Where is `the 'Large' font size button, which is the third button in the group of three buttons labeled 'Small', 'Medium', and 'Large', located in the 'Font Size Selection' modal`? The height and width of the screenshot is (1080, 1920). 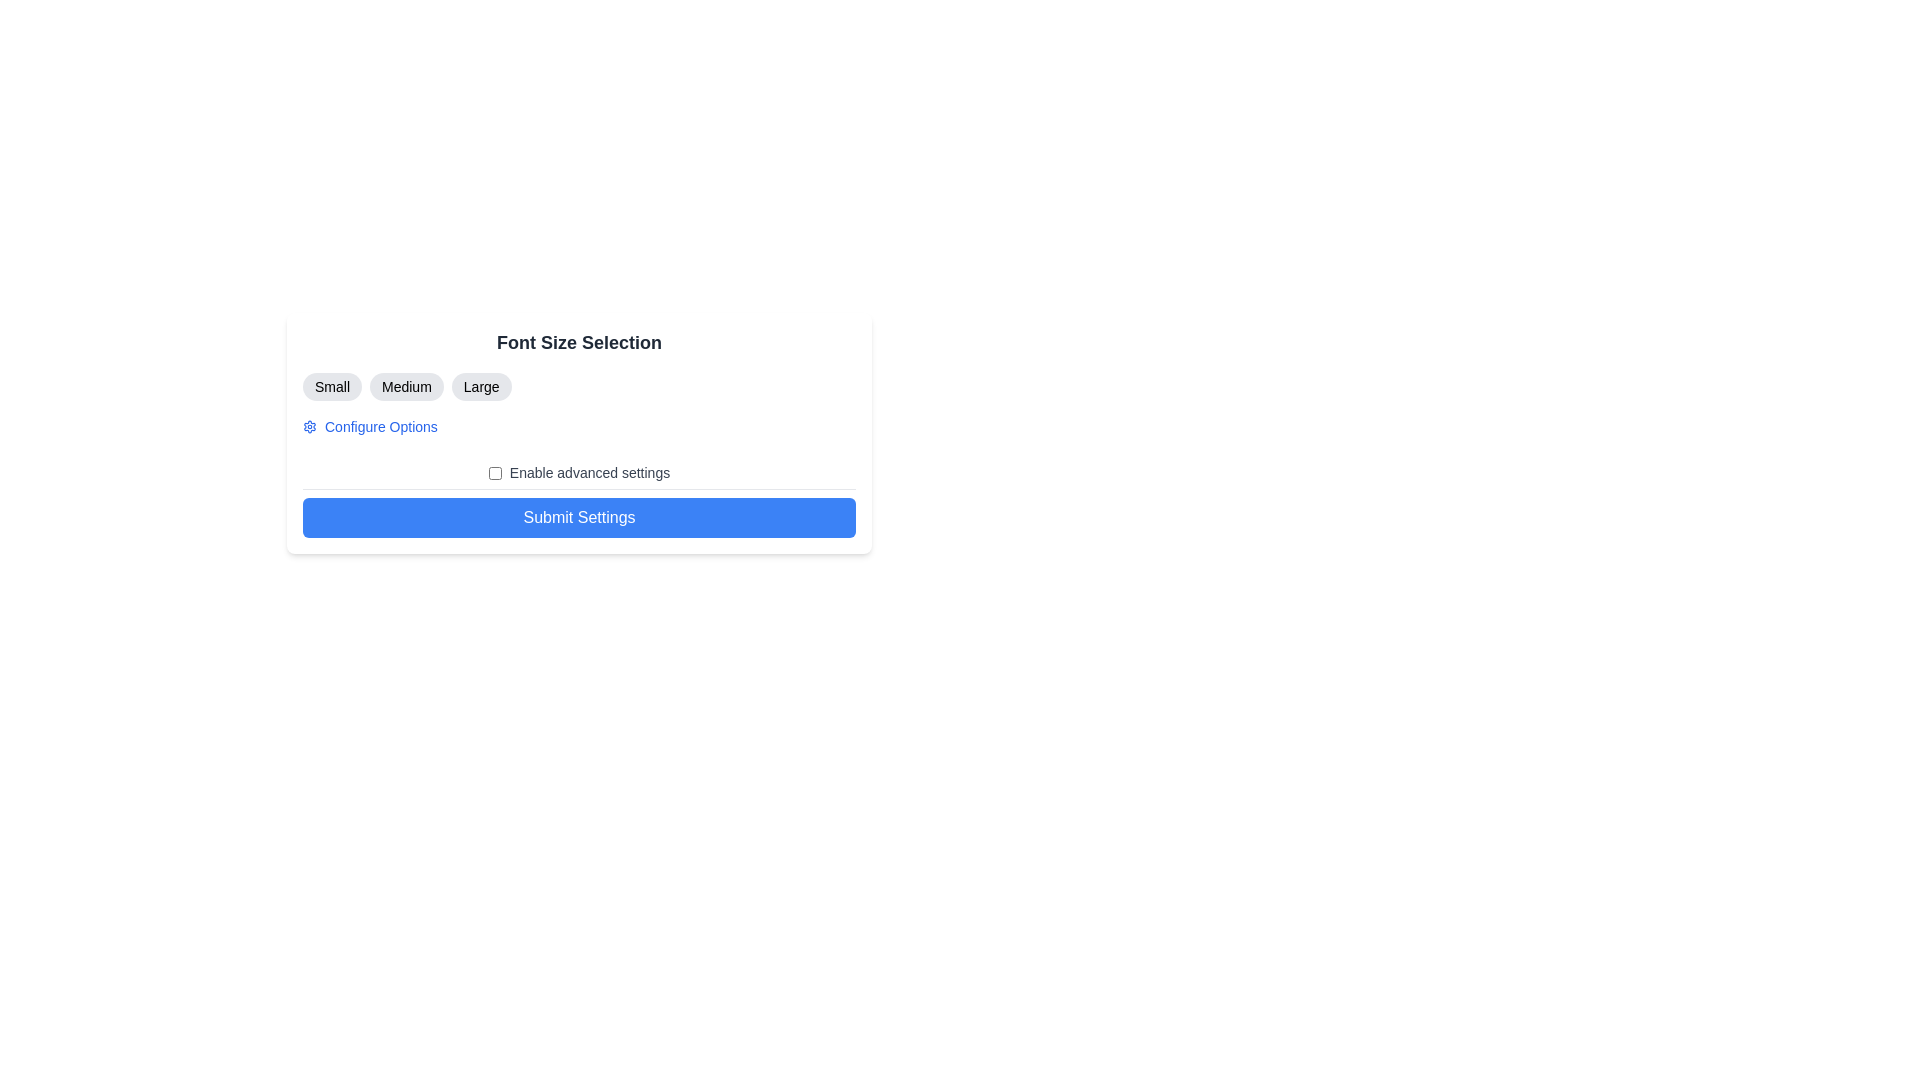
the 'Large' font size button, which is the third button in the group of three buttons labeled 'Small', 'Medium', and 'Large', located in the 'Font Size Selection' modal is located at coordinates (481, 386).